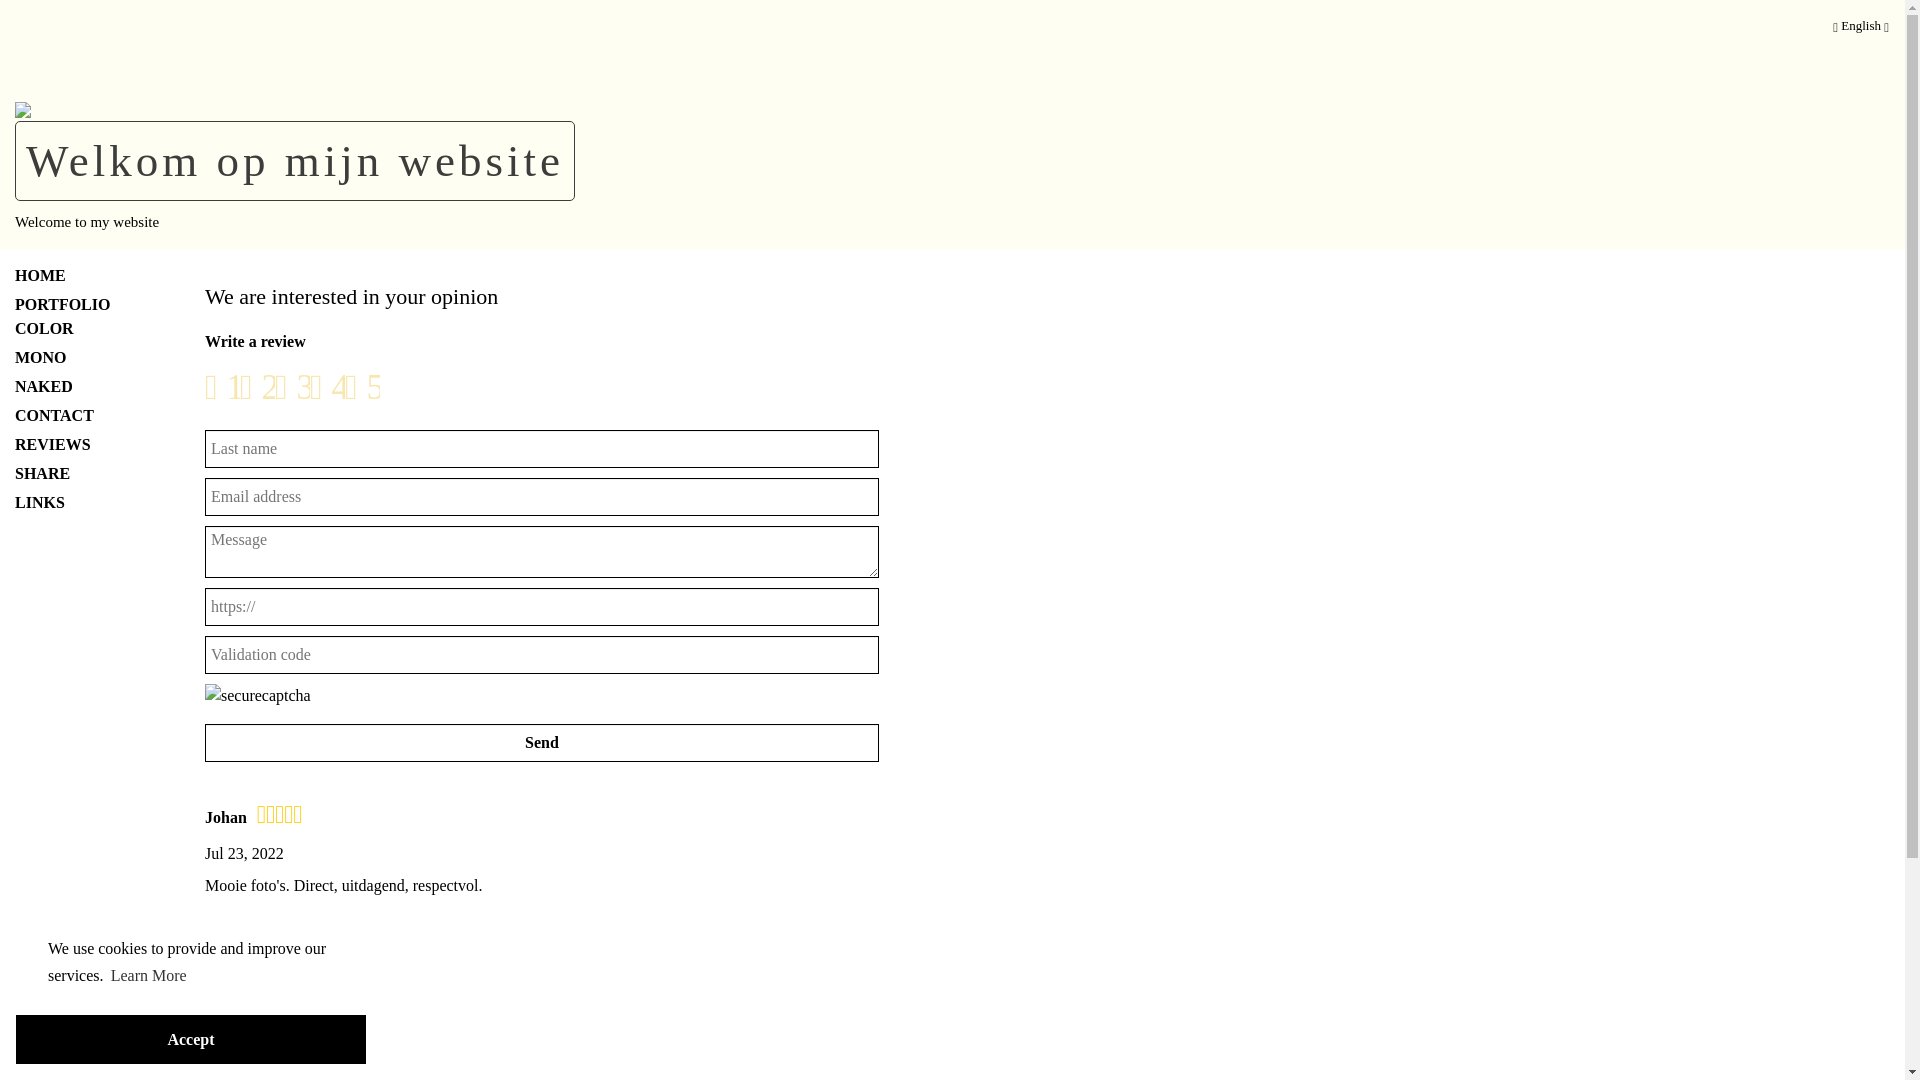 This screenshot has width=1920, height=1080. What do you see at coordinates (191, 1038) in the screenshot?
I see `'Accept'` at bounding box center [191, 1038].